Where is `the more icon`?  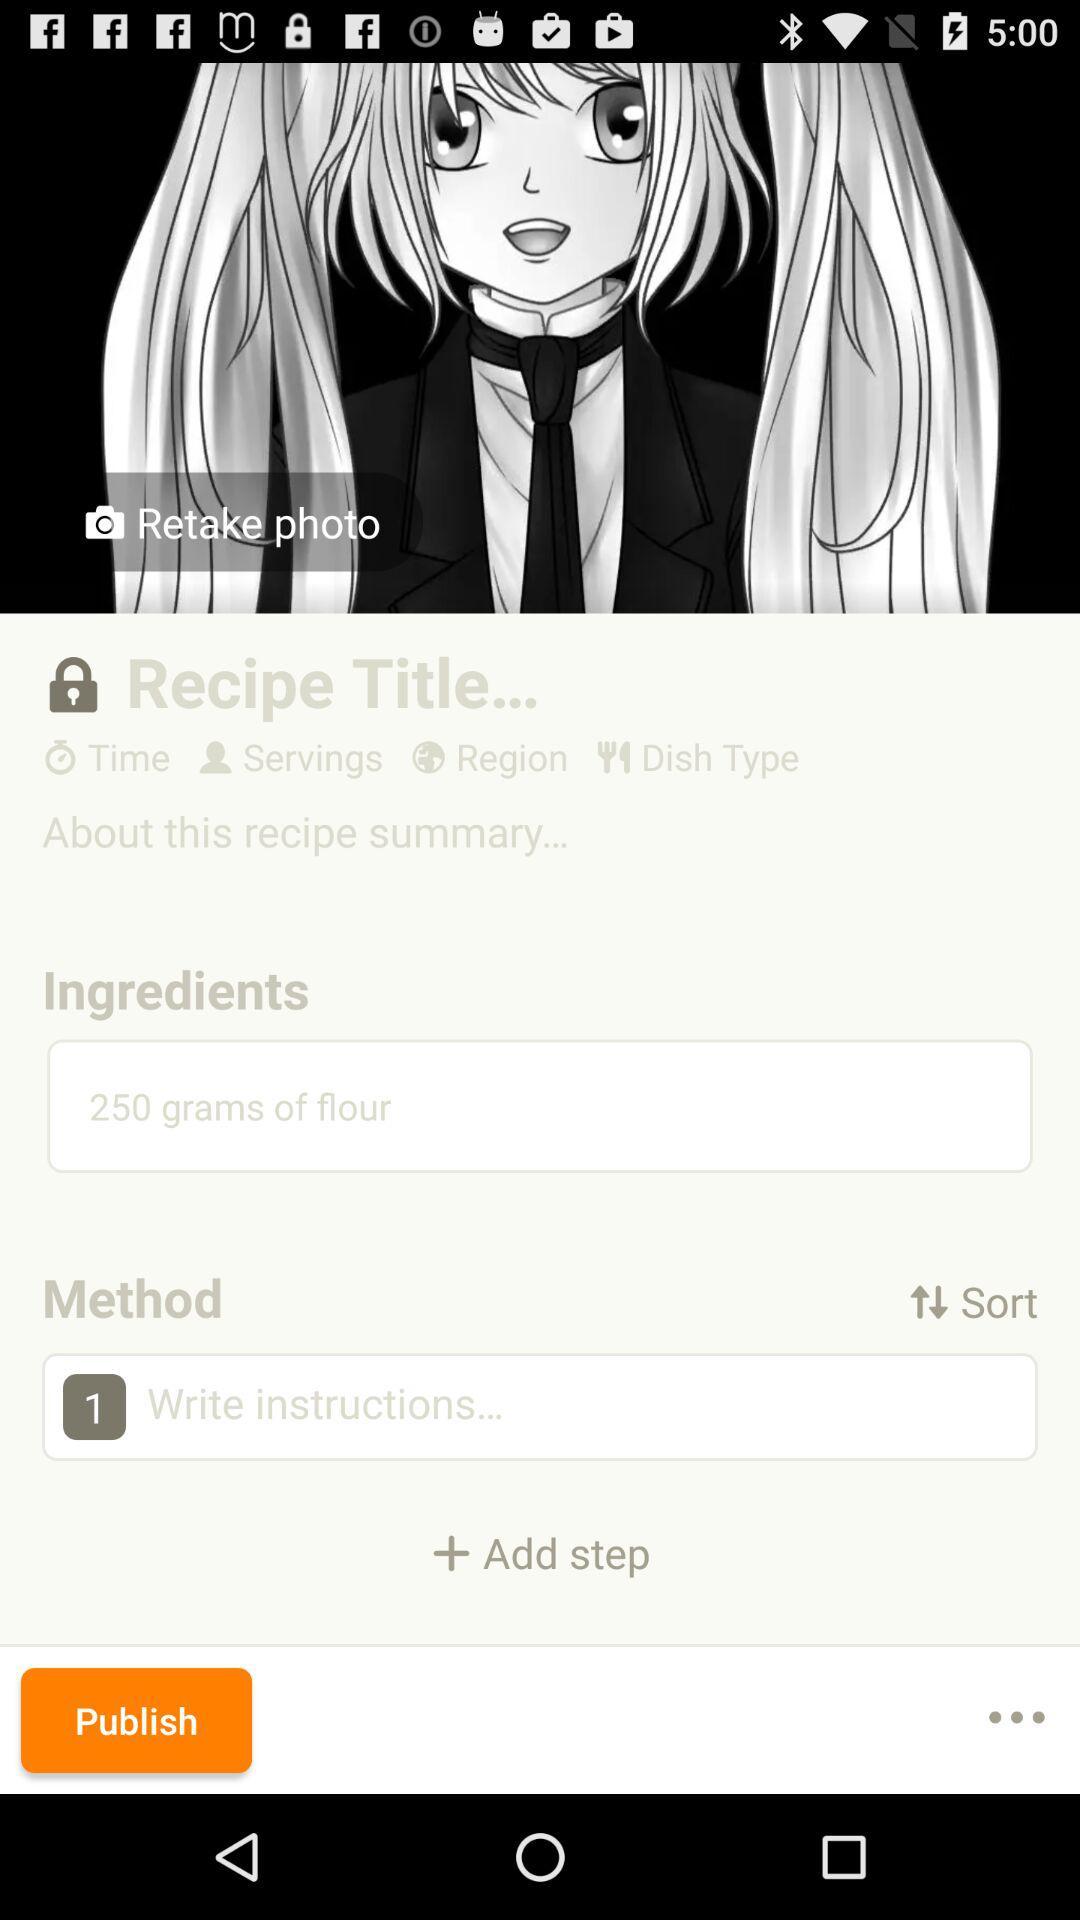
the more icon is located at coordinates (1017, 1840).